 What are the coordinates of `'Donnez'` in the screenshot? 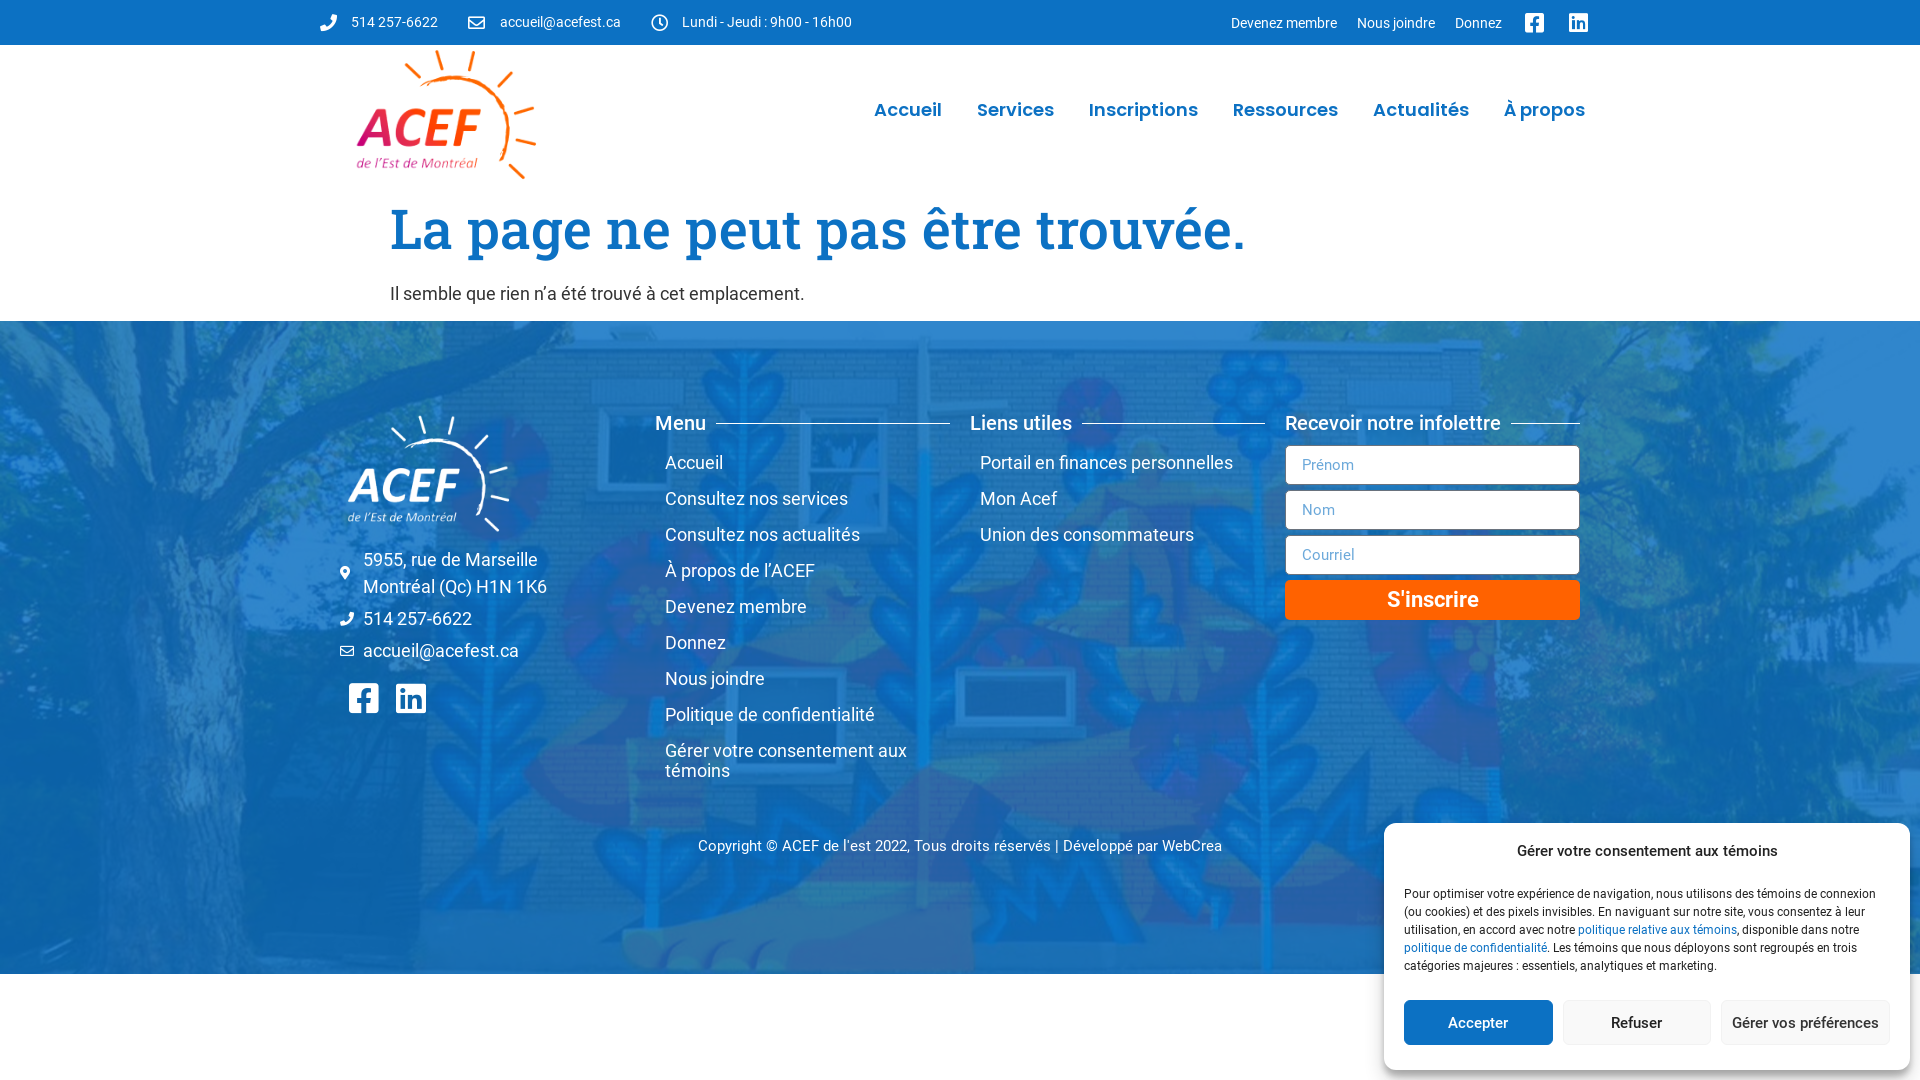 It's located at (802, 643).